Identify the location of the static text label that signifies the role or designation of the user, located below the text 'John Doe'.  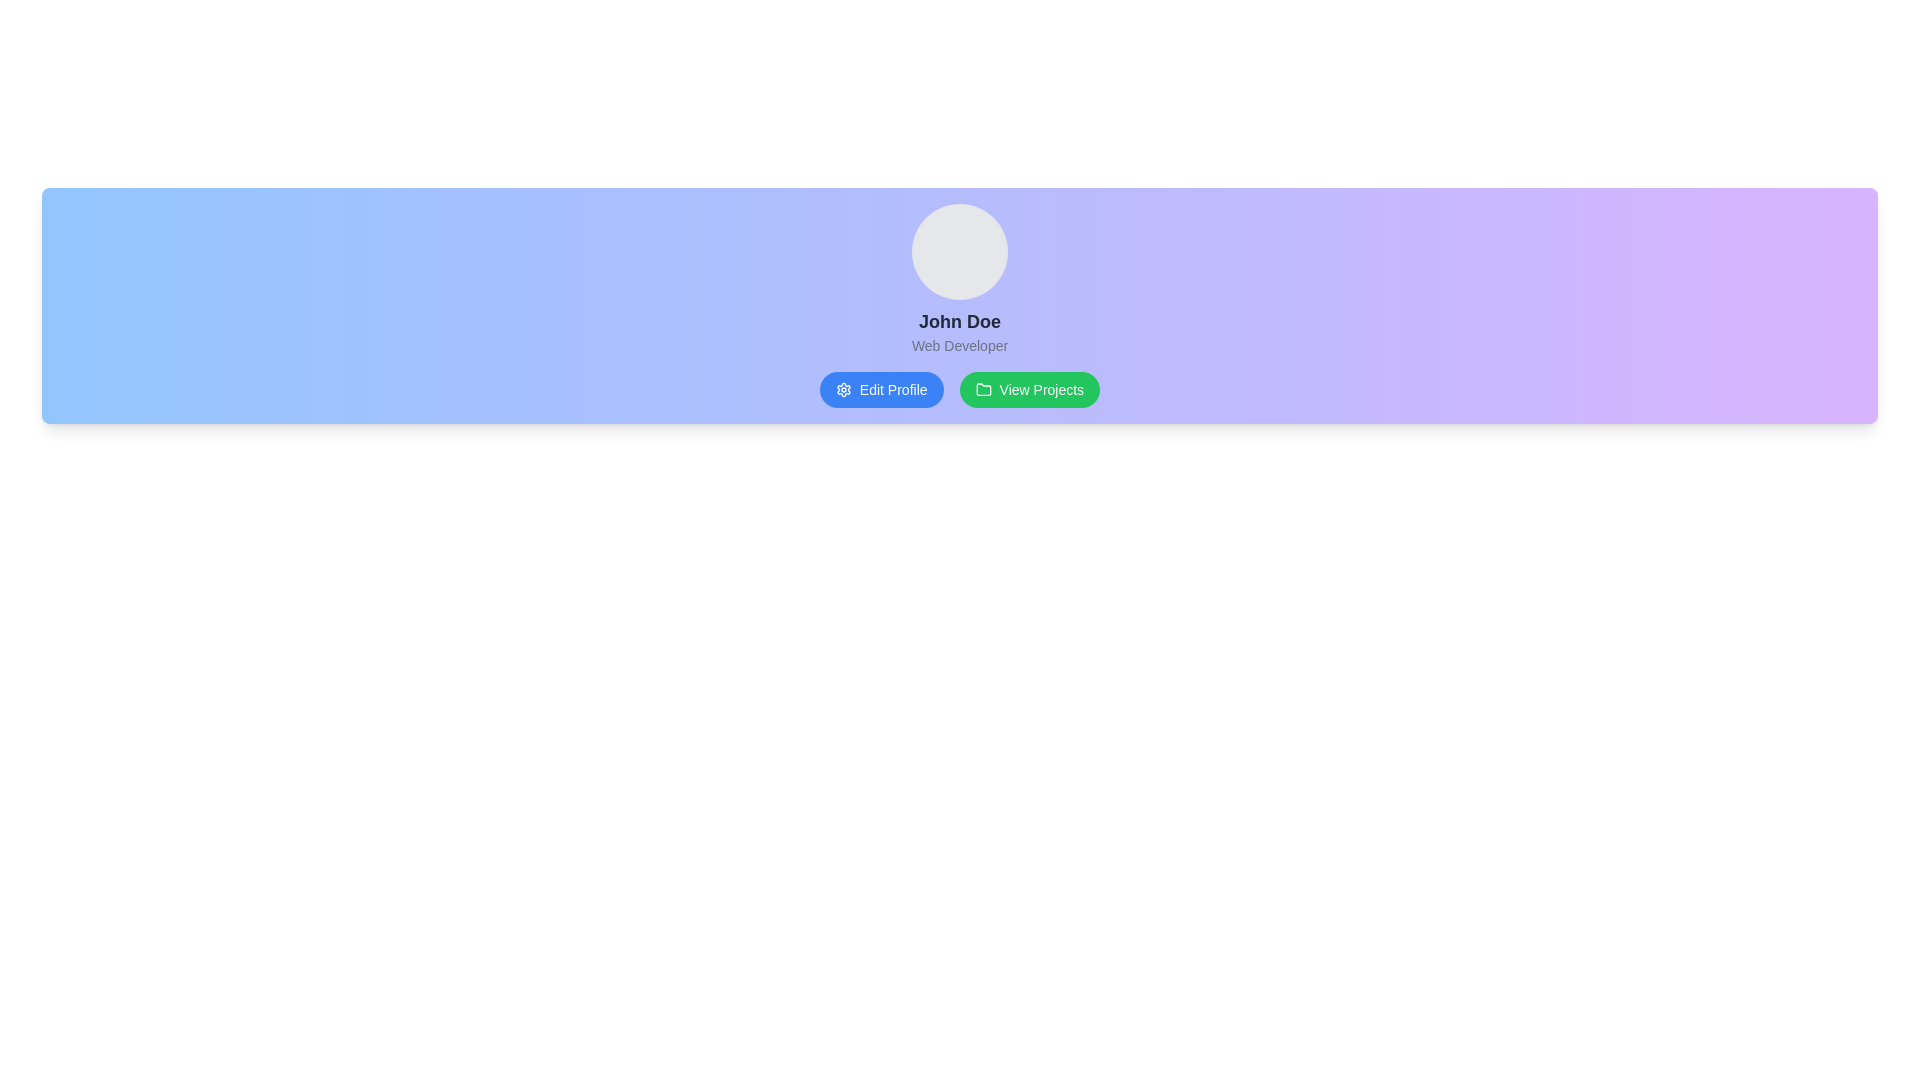
(960, 345).